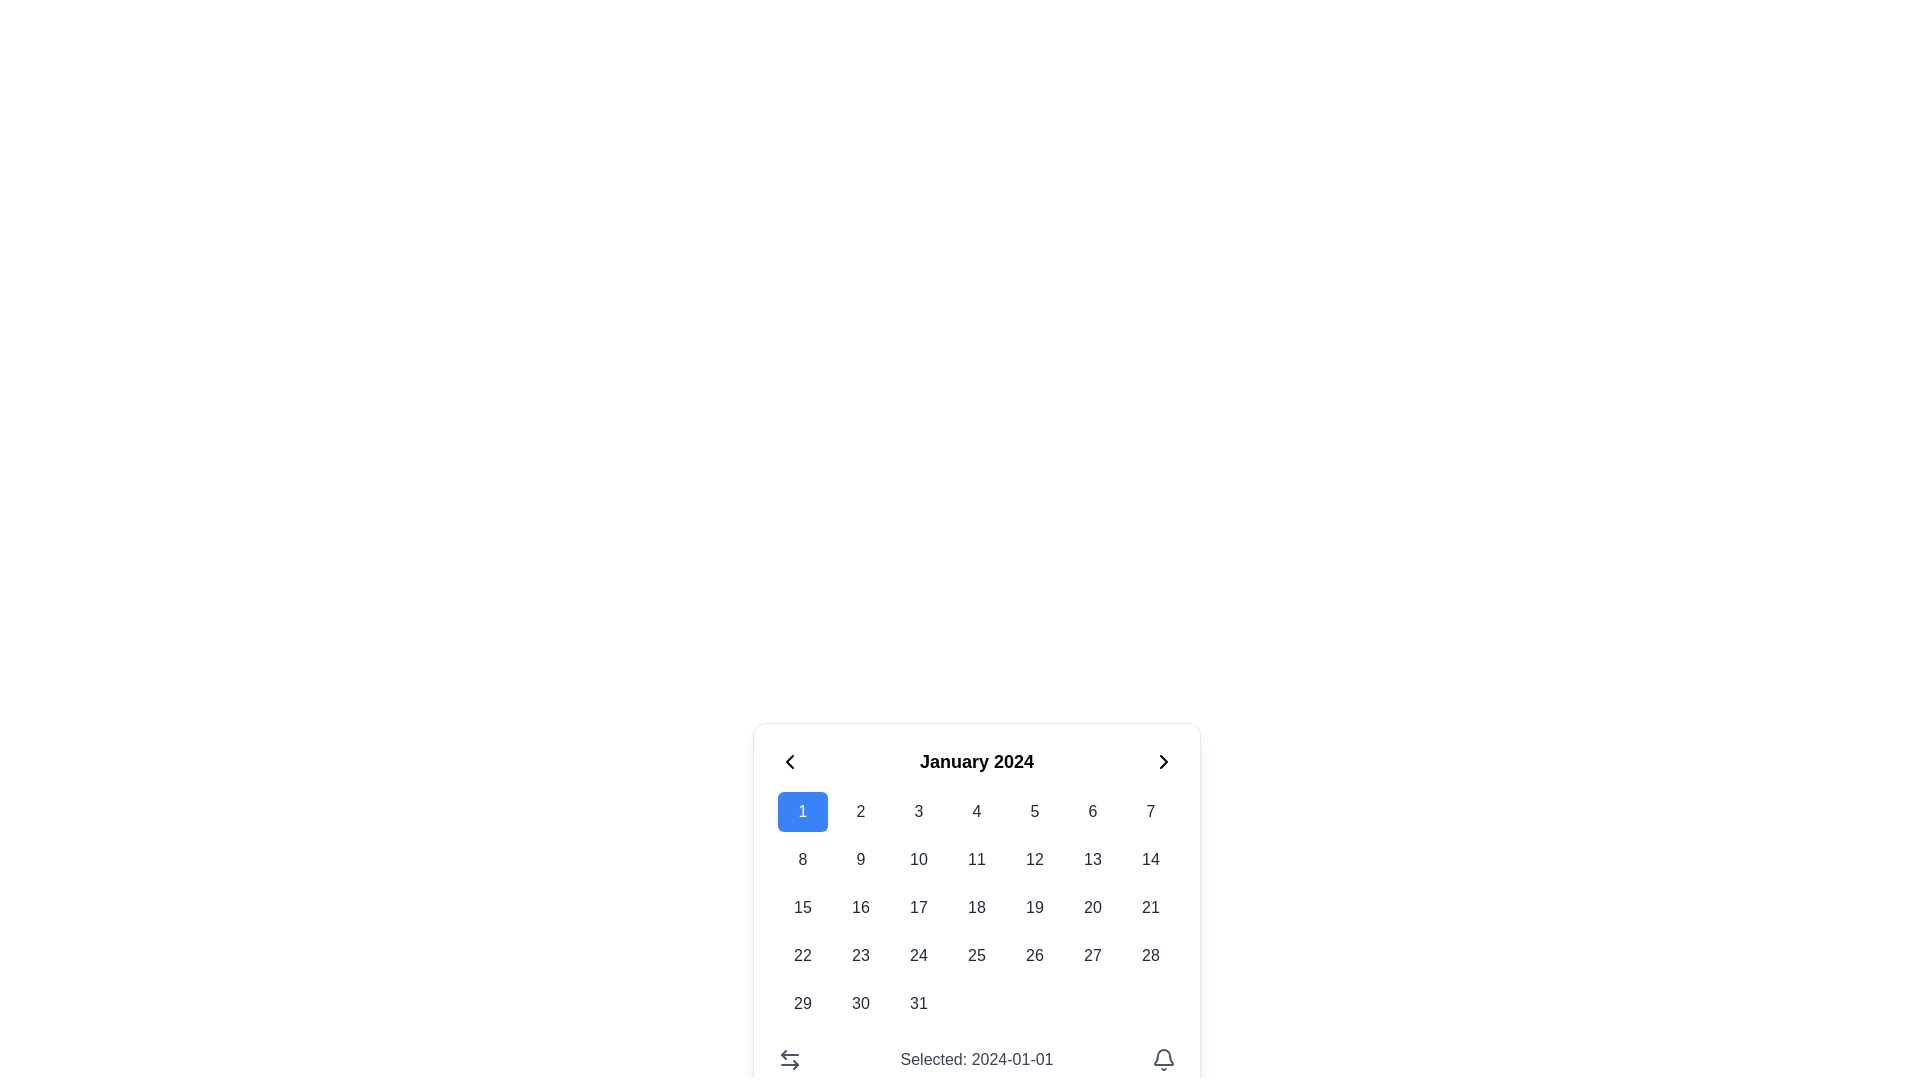 The image size is (1920, 1080). Describe the element at coordinates (1092, 812) in the screenshot. I see `the button representing the date 6 in the calendar grid` at that location.